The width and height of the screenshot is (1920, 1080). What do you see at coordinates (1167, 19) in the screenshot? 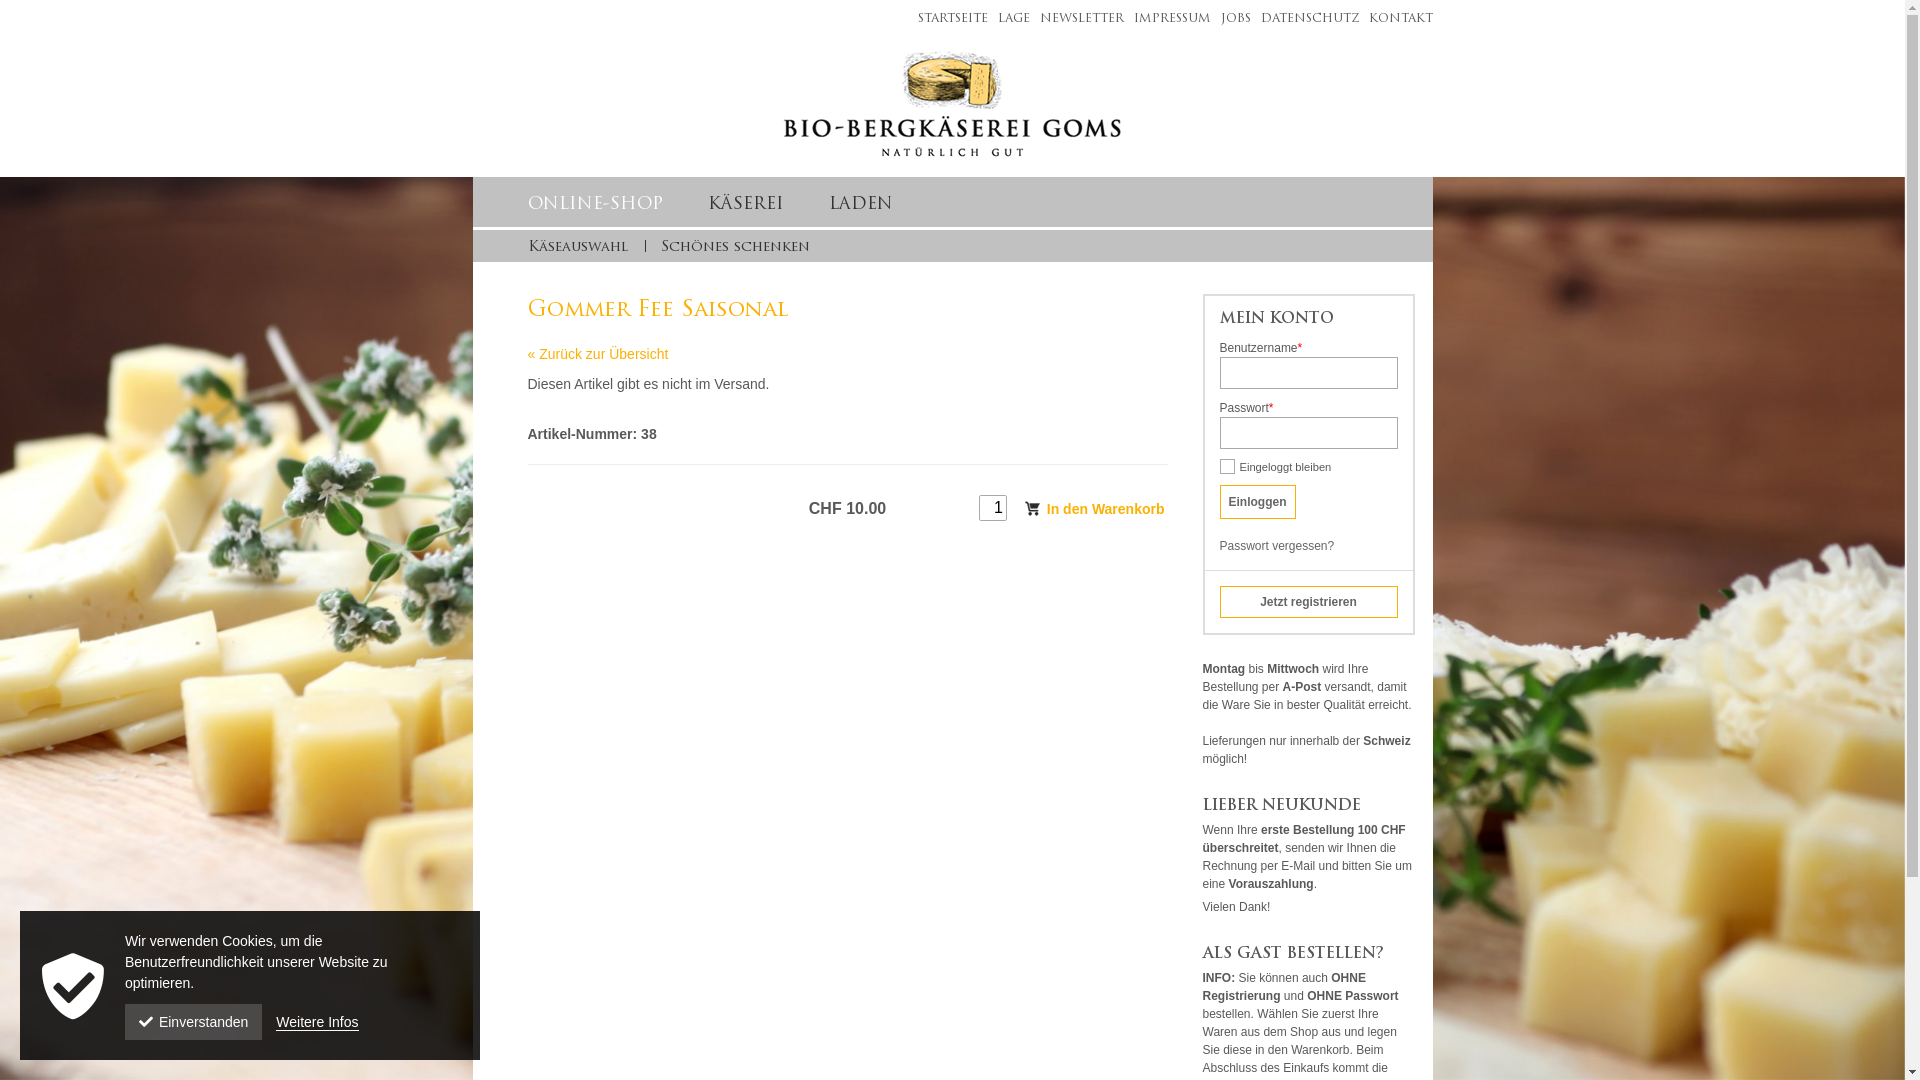
I see `'IMPRESSUM'` at bounding box center [1167, 19].